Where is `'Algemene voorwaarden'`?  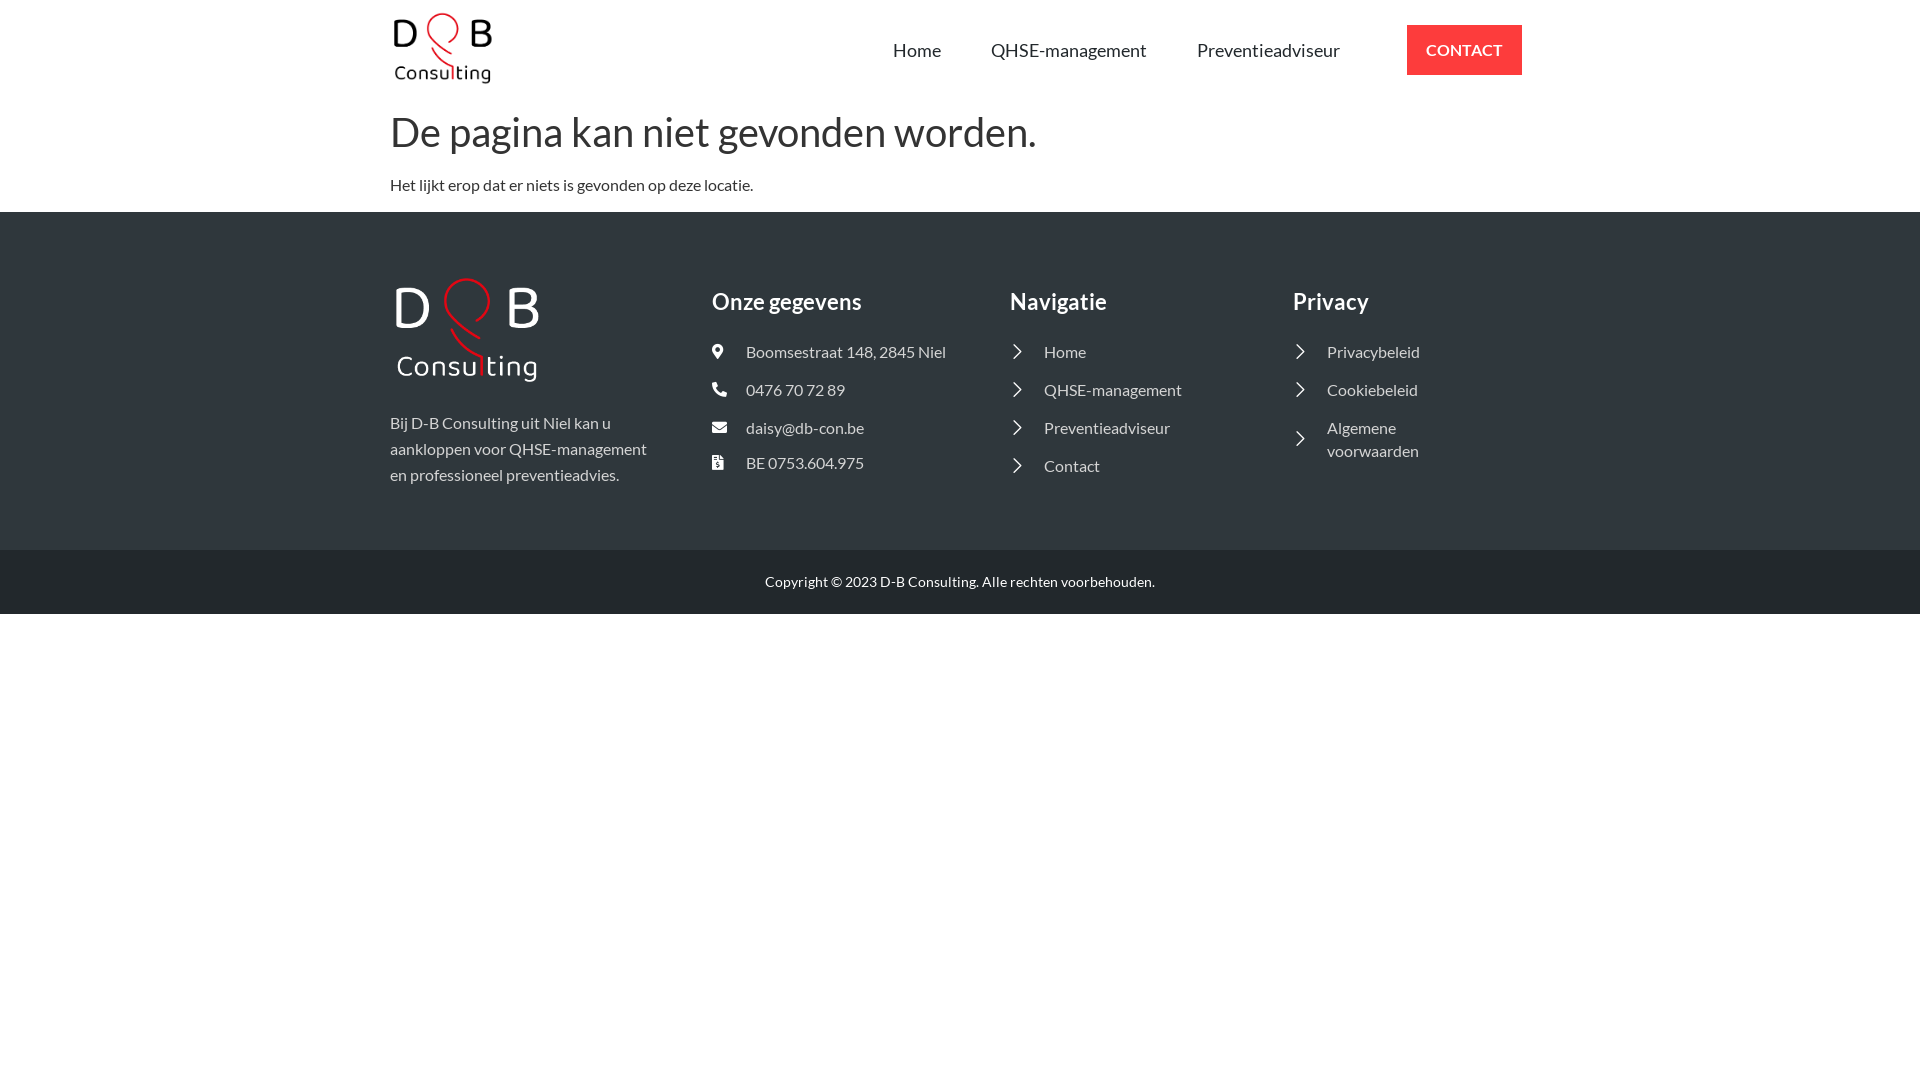
'Algemene voorwaarden' is located at coordinates (1390, 438).